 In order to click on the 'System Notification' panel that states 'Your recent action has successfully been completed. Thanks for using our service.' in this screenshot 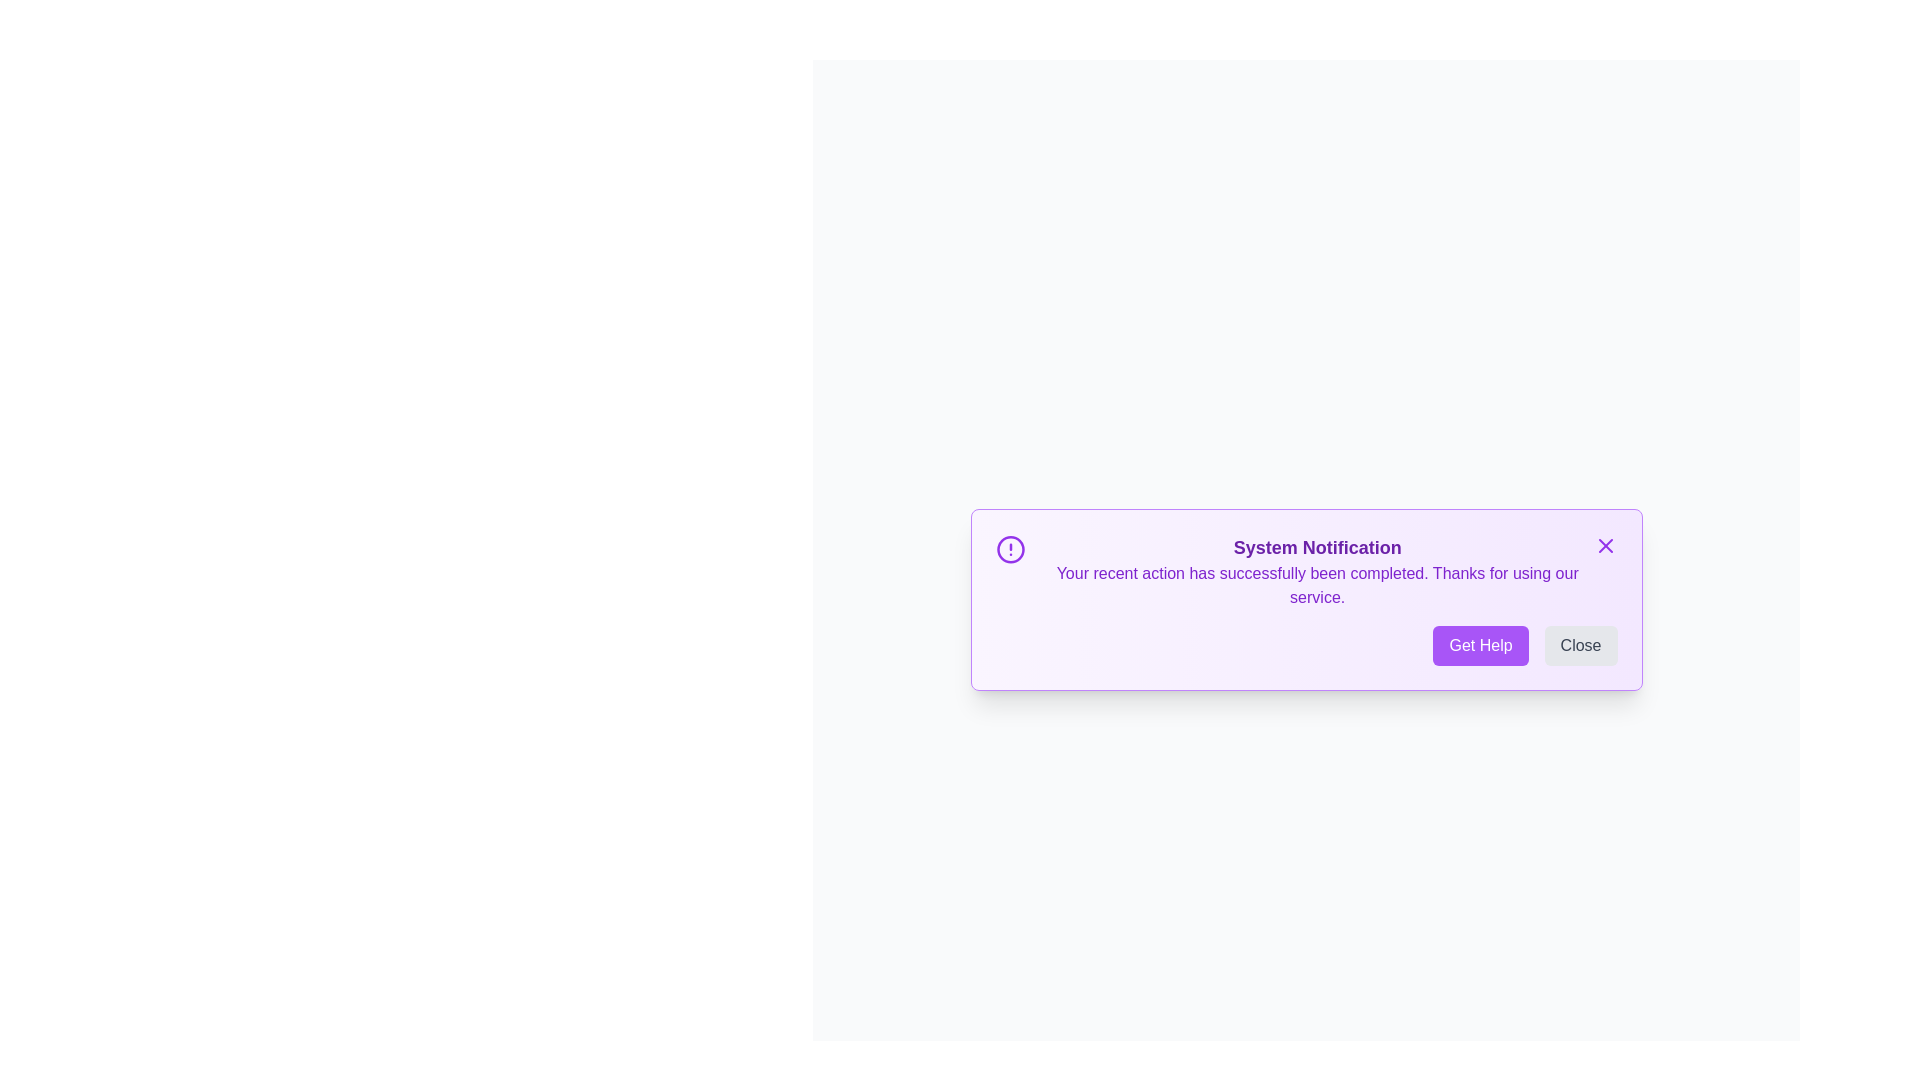, I will do `click(1306, 571)`.